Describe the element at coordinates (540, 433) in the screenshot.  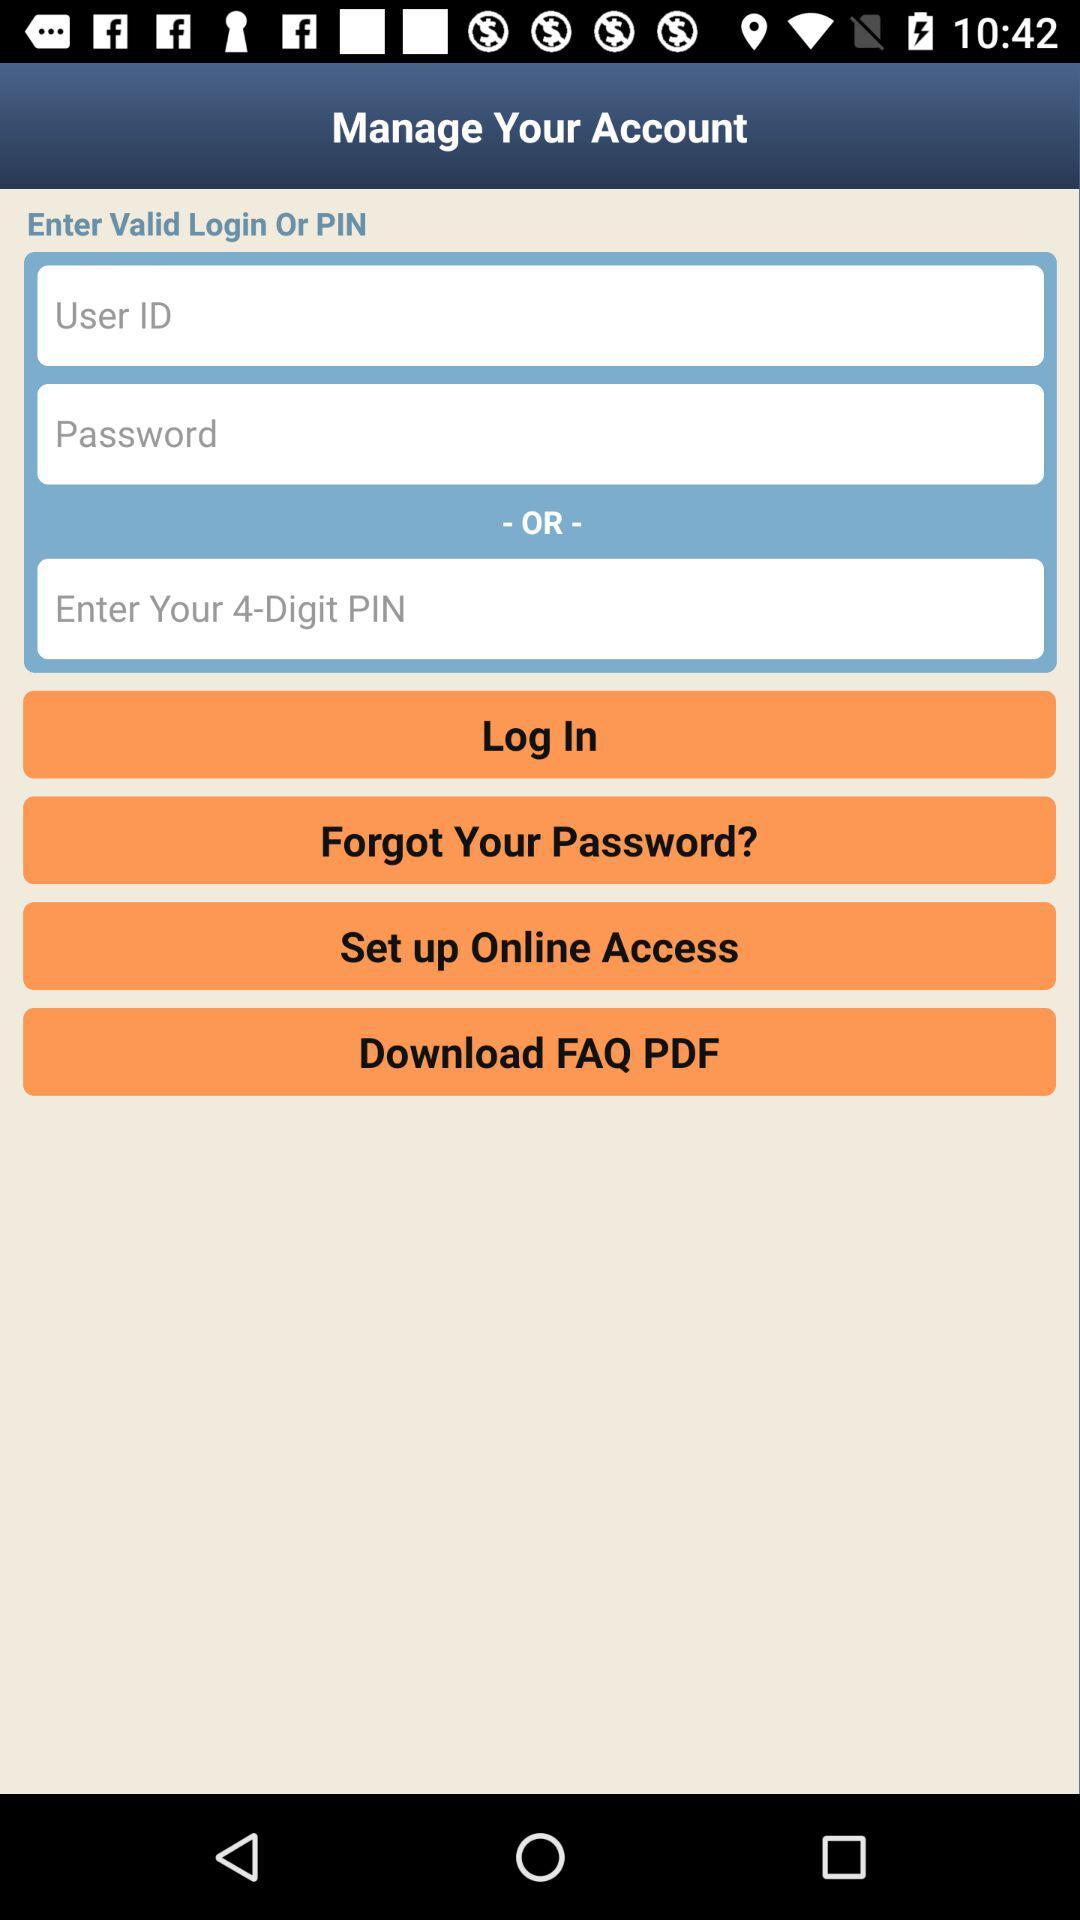
I see `password` at that location.